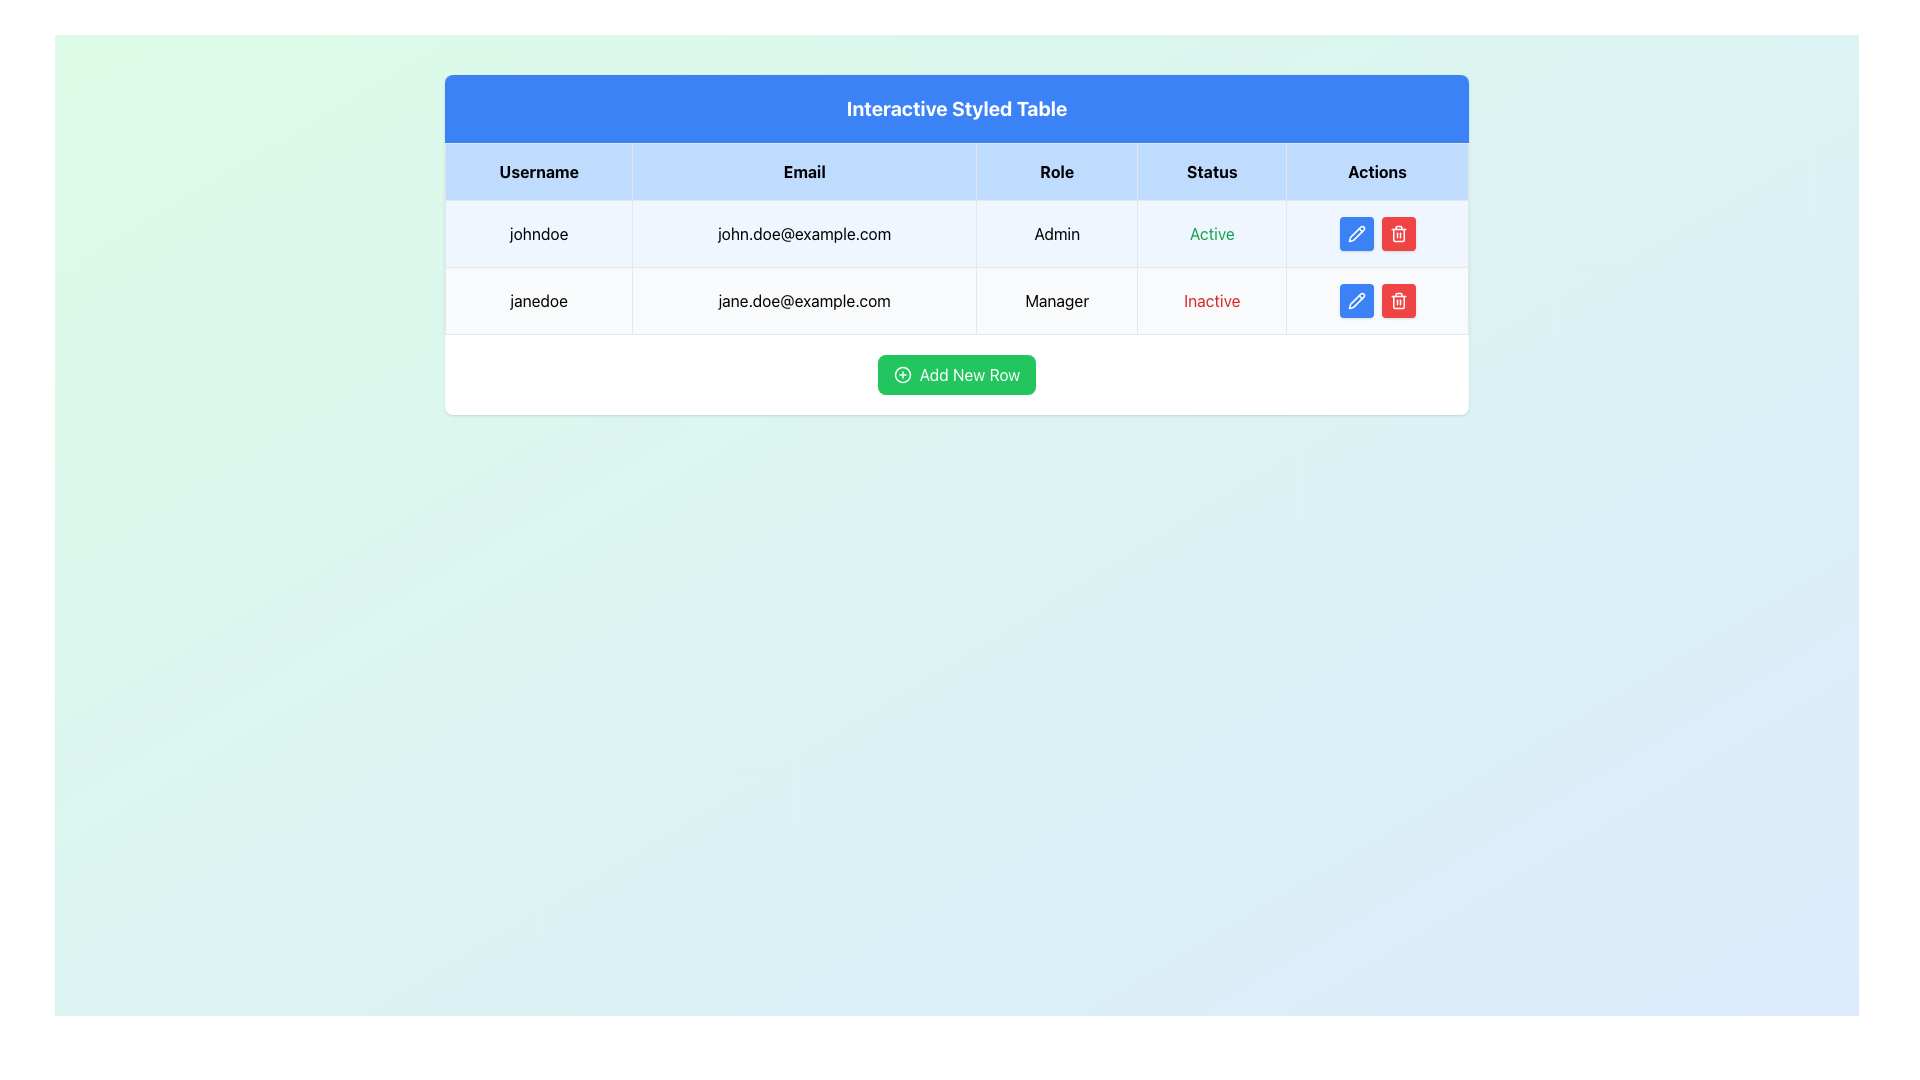 The image size is (1920, 1080). What do you see at coordinates (955, 374) in the screenshot?
I see `the green 'Add New Row' button with a circular plus sign icon` at bounding box center [955, 374].